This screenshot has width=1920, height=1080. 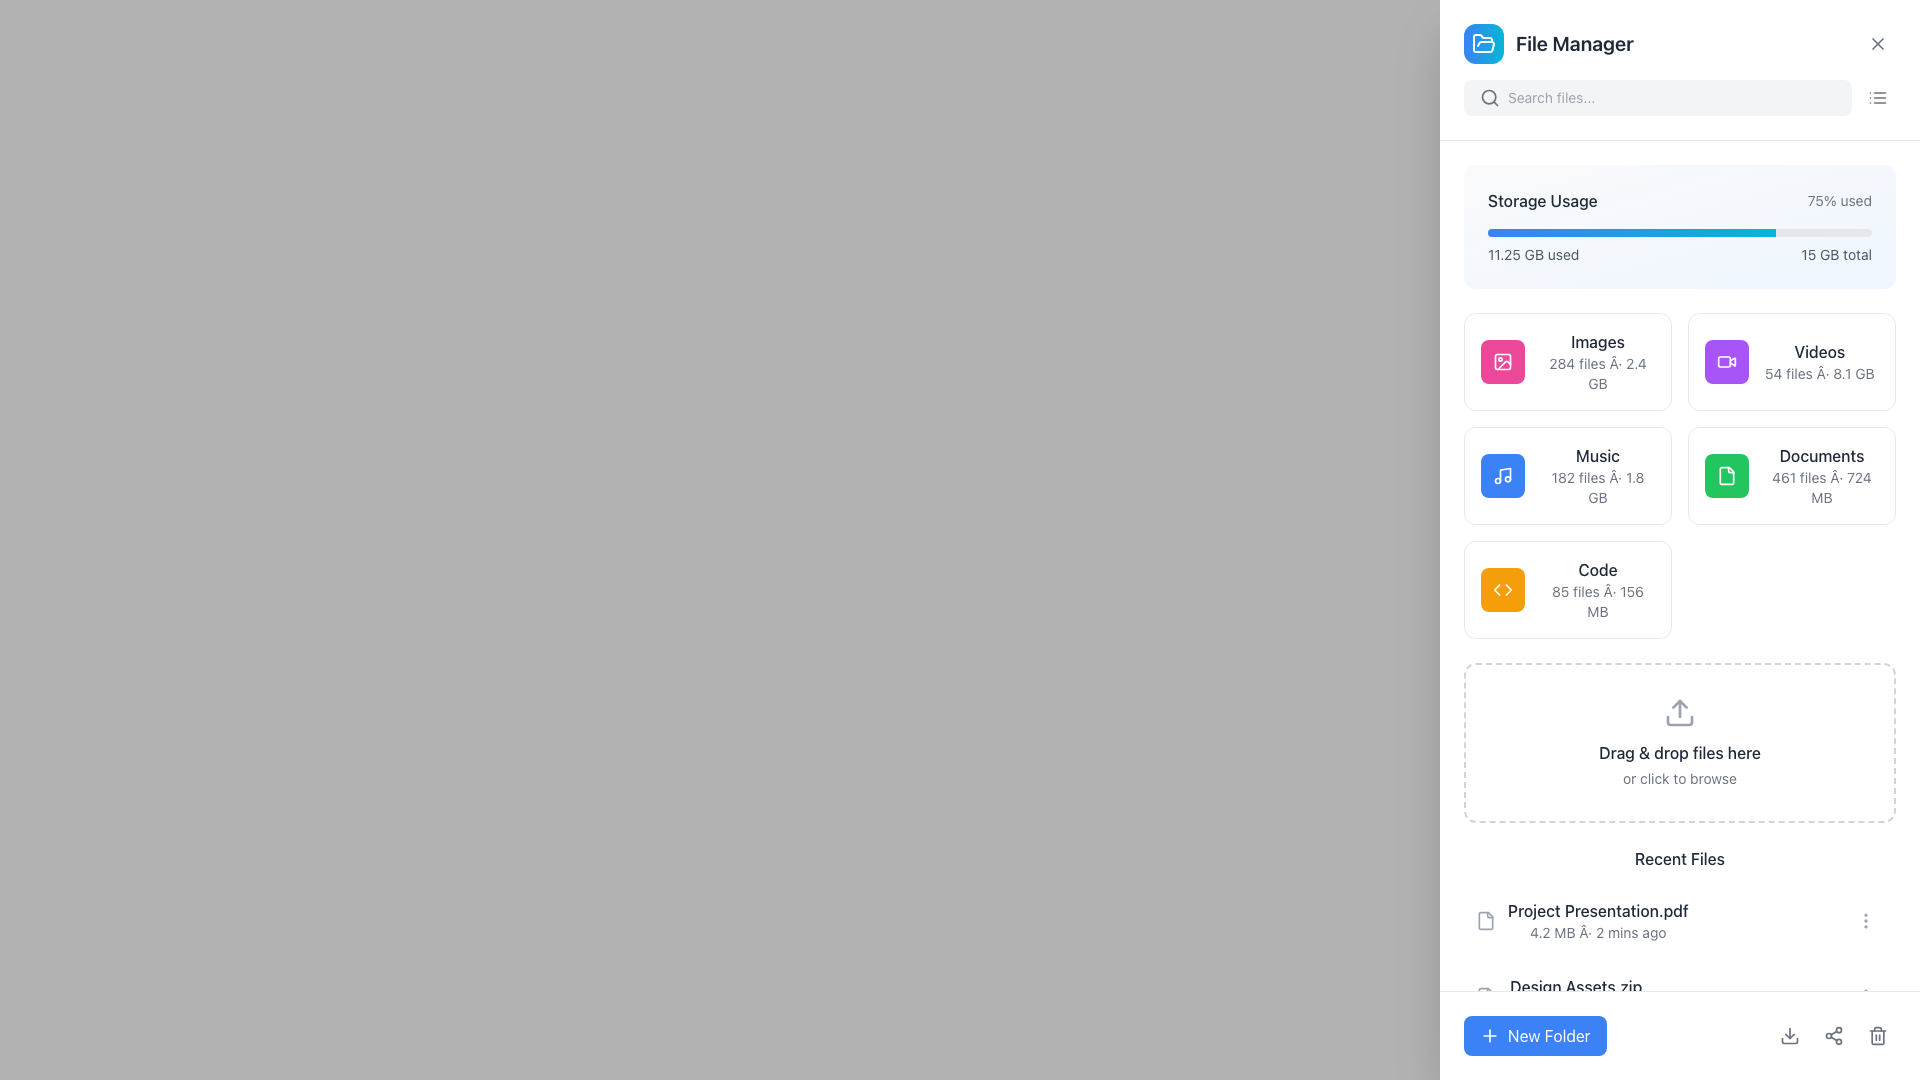 What do you see at coordinates (1632, 231) in the screenshot?
I see `the progress bar segment that is a rectangular segment with a gradient color transitioning from blue to cyan, representing 75% of the total width, located near the top of the File Manager interface` at bounding box center [1632, 231].